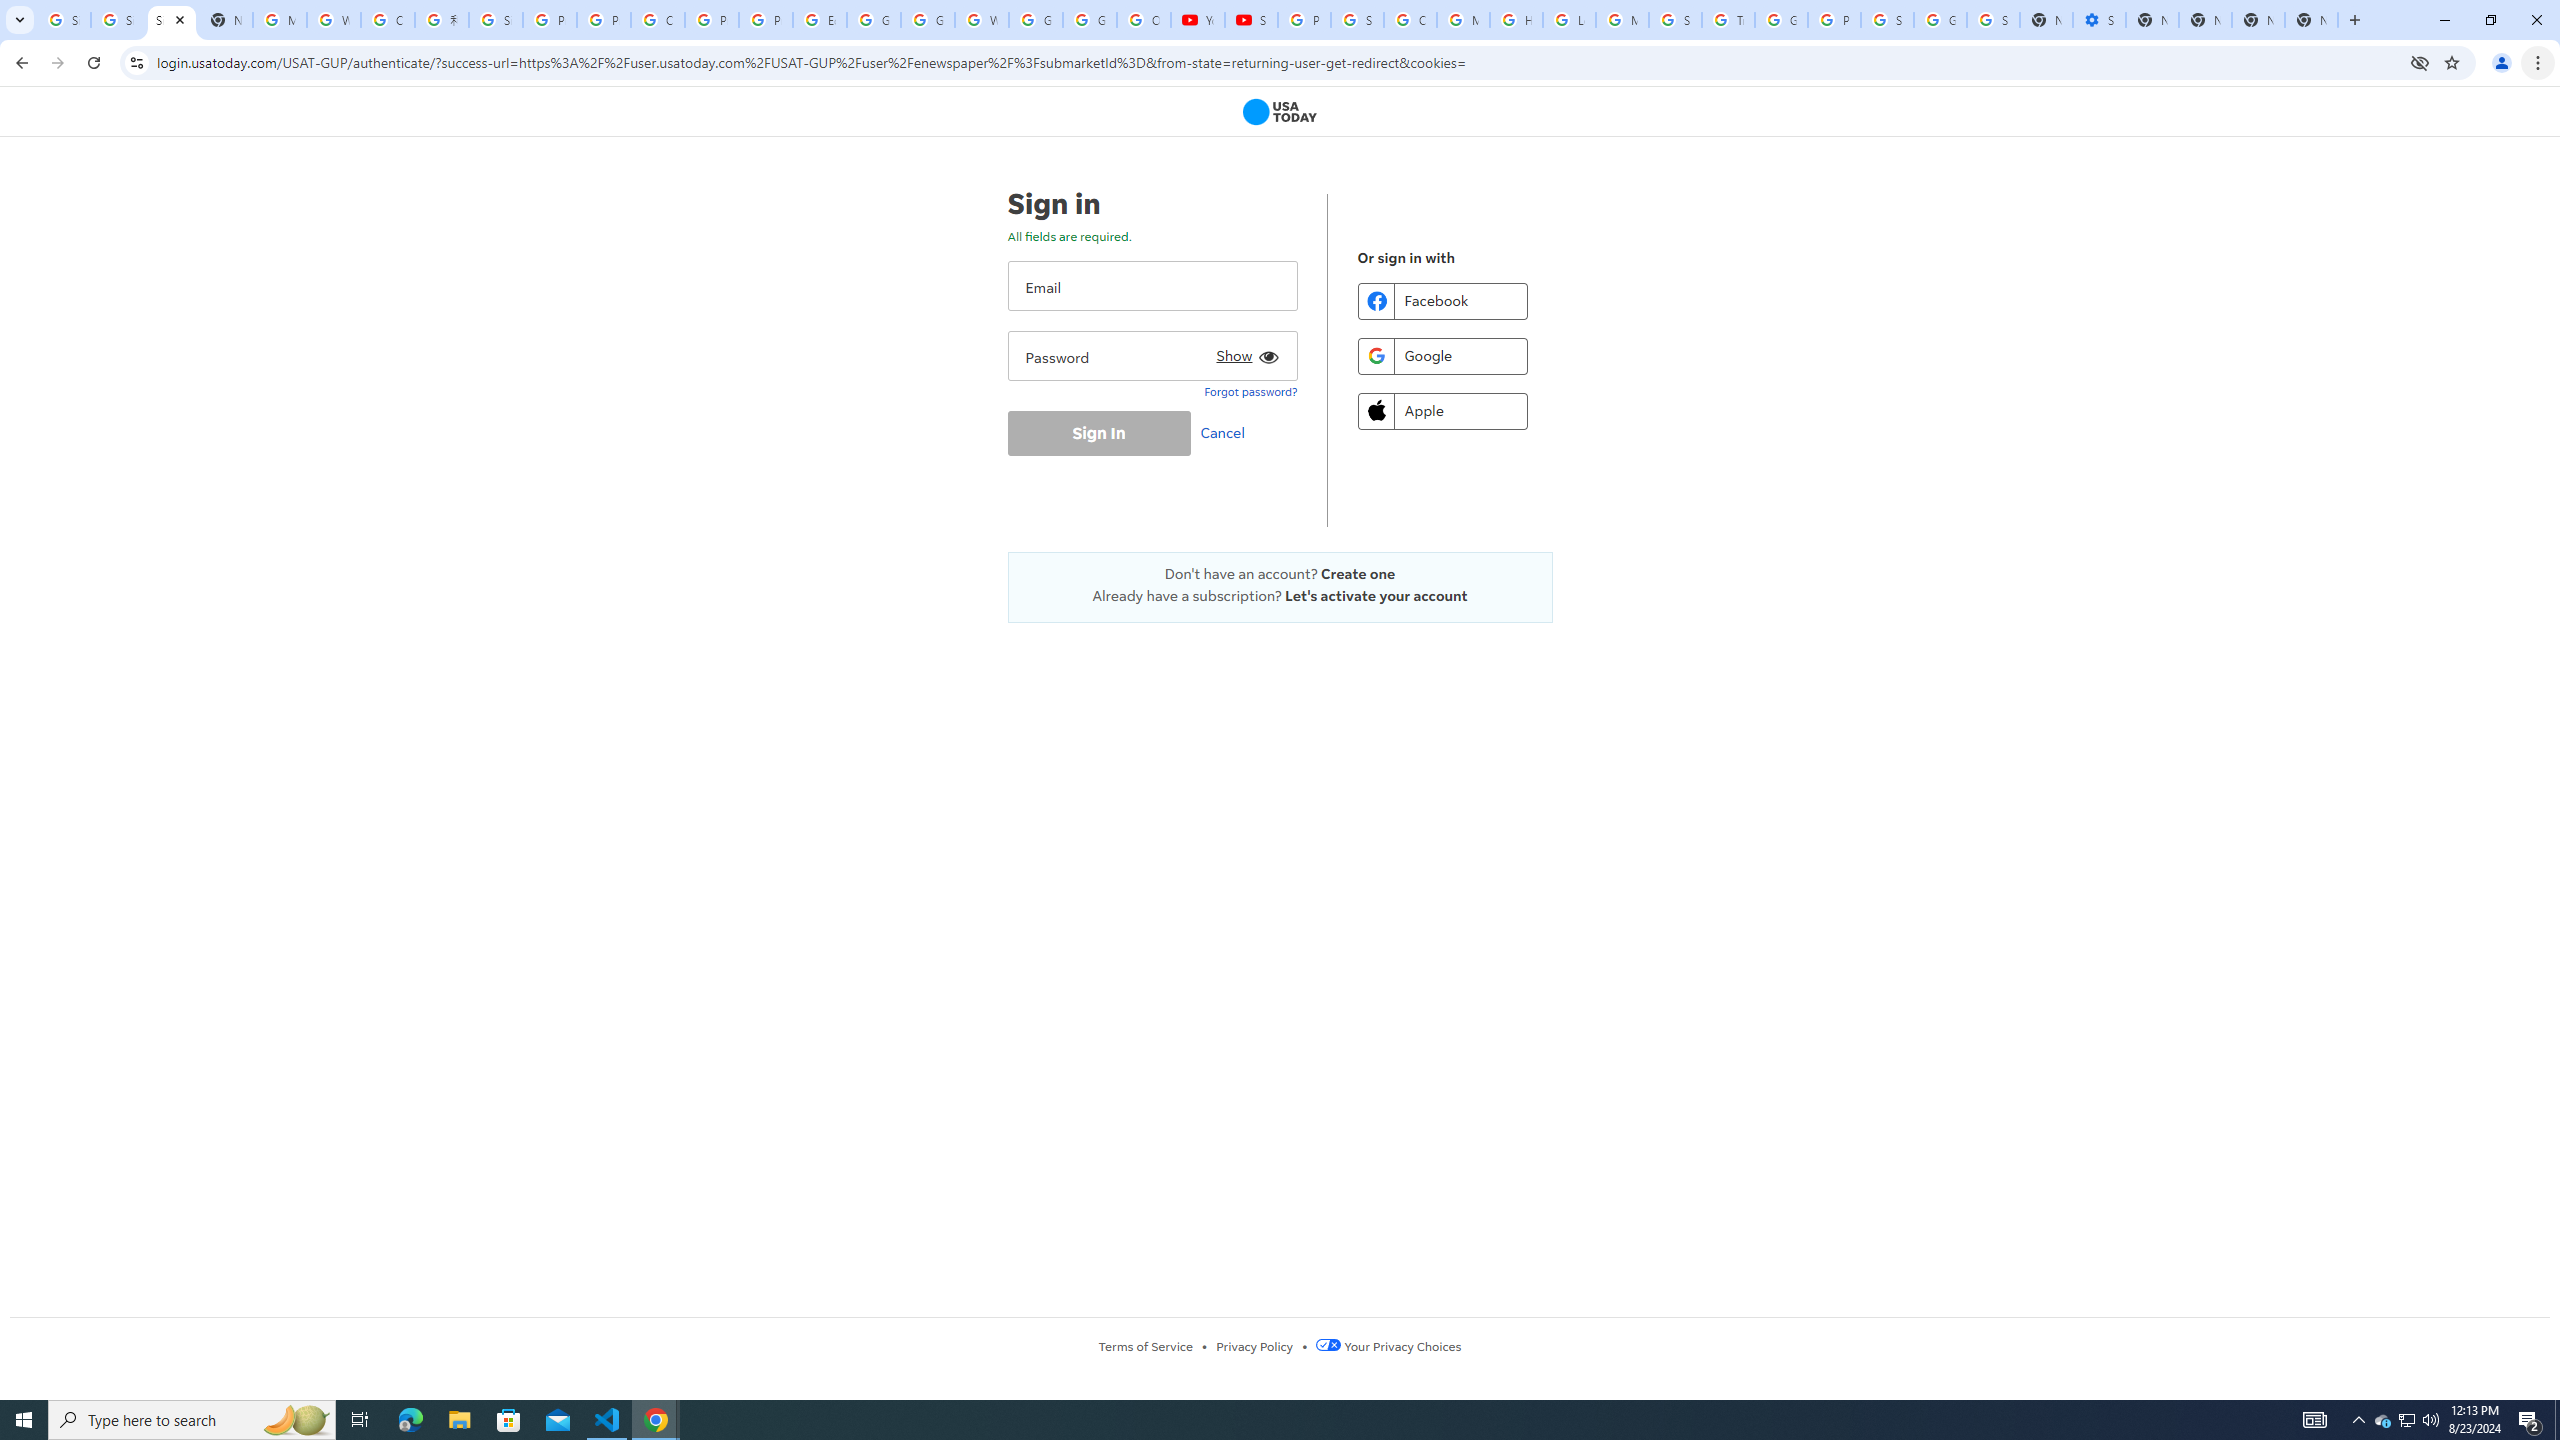  I want to click on 'Don', so click(1280, 572).